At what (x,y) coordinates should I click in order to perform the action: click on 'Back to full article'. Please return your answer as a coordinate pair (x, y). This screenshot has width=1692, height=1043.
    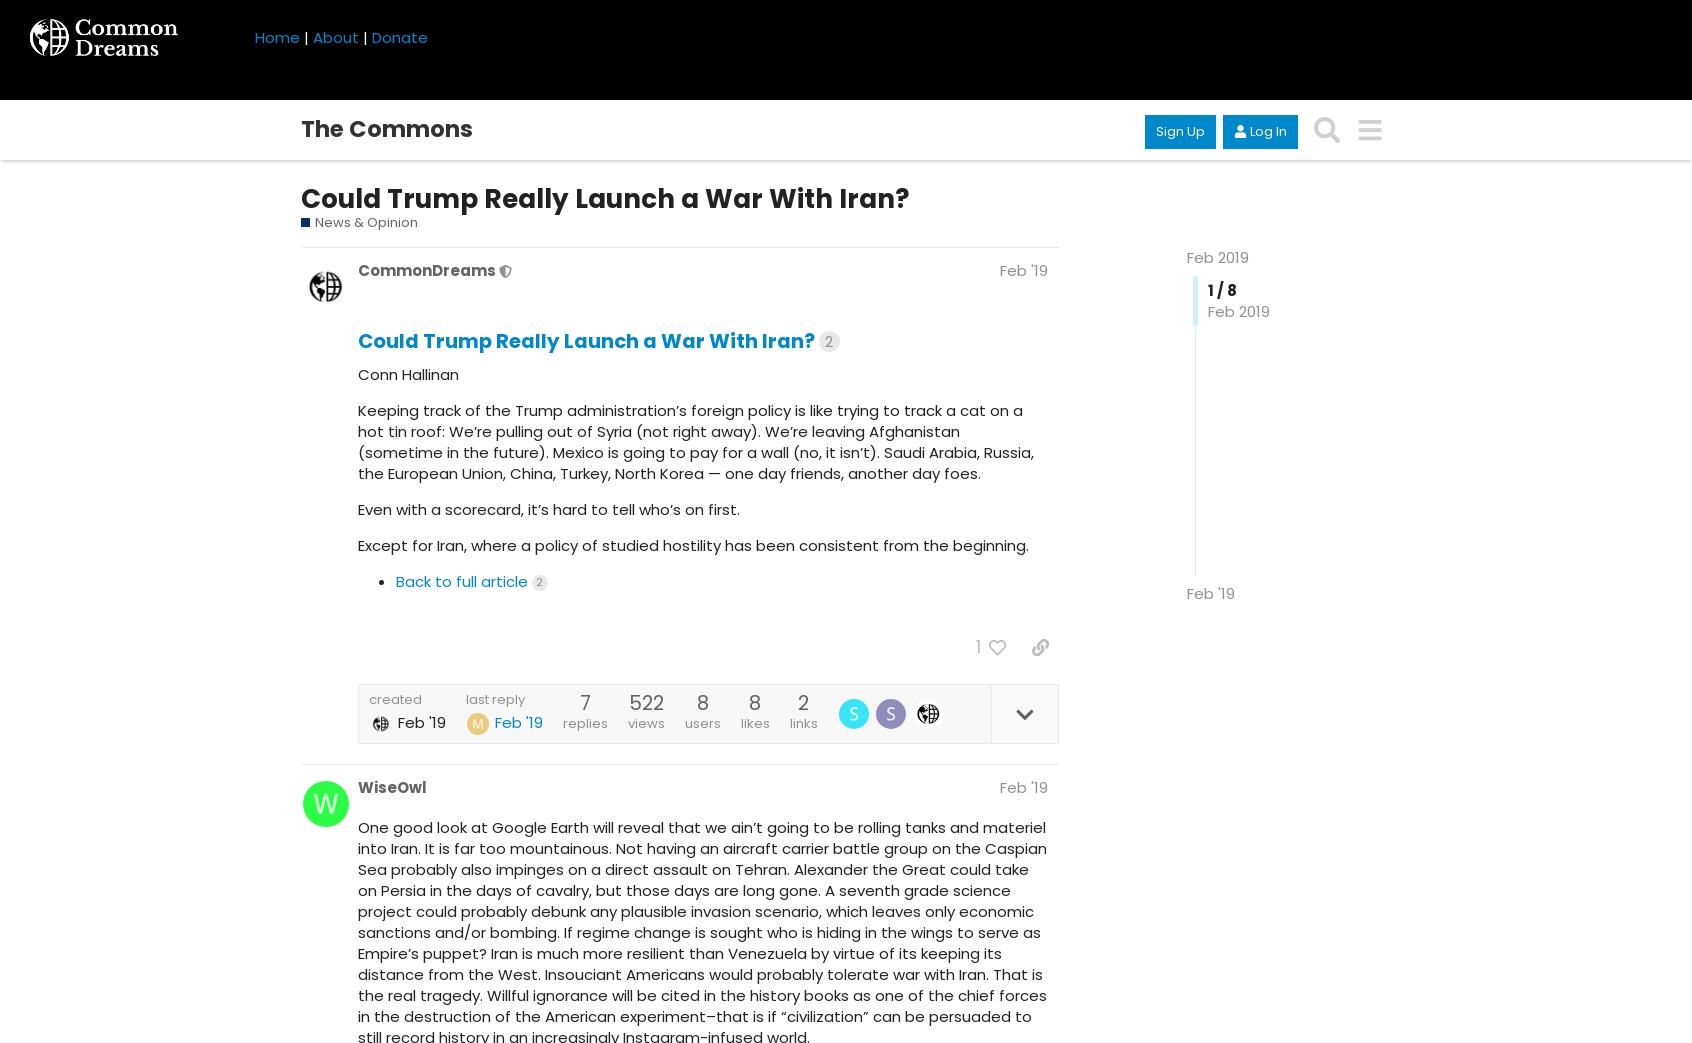
    Looking at the image, I should click on (460, 580).